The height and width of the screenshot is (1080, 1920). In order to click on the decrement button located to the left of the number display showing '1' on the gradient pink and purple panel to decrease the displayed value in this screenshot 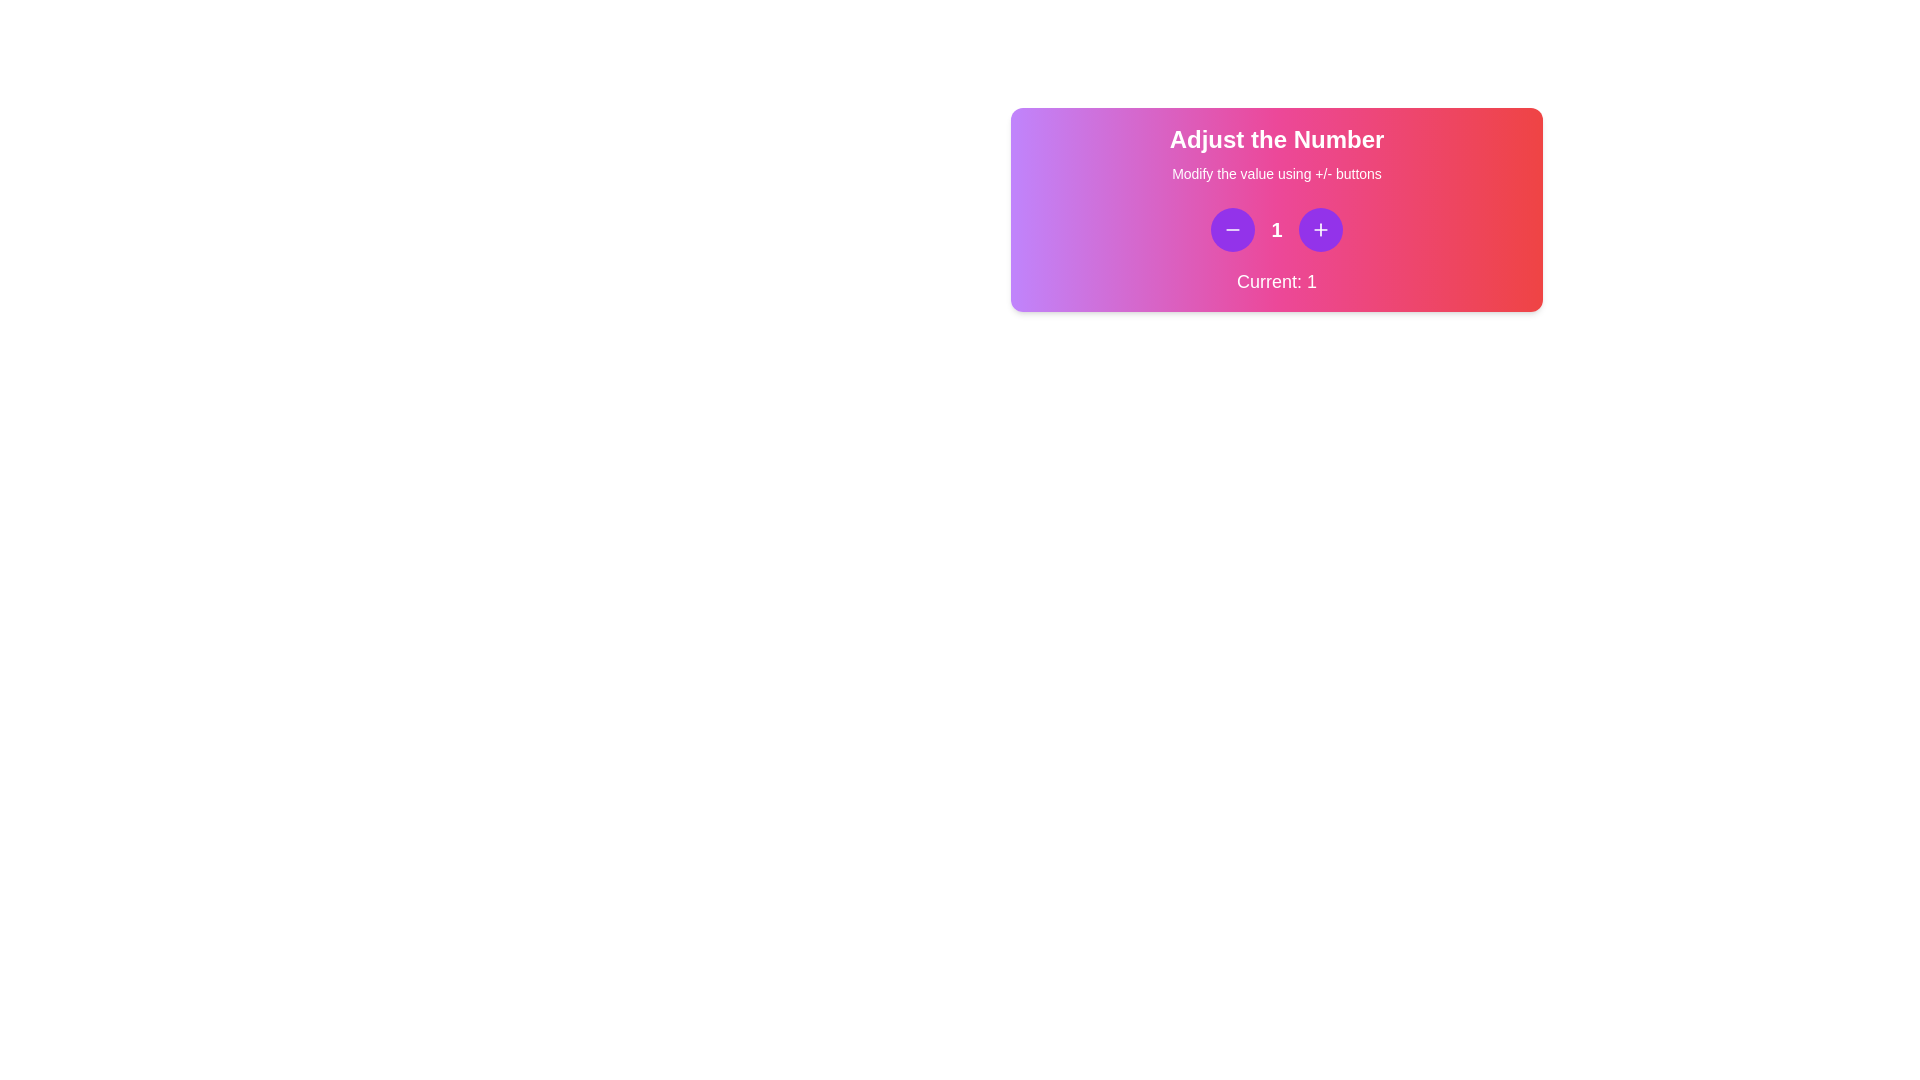, I will do `click(1232, 229)`.